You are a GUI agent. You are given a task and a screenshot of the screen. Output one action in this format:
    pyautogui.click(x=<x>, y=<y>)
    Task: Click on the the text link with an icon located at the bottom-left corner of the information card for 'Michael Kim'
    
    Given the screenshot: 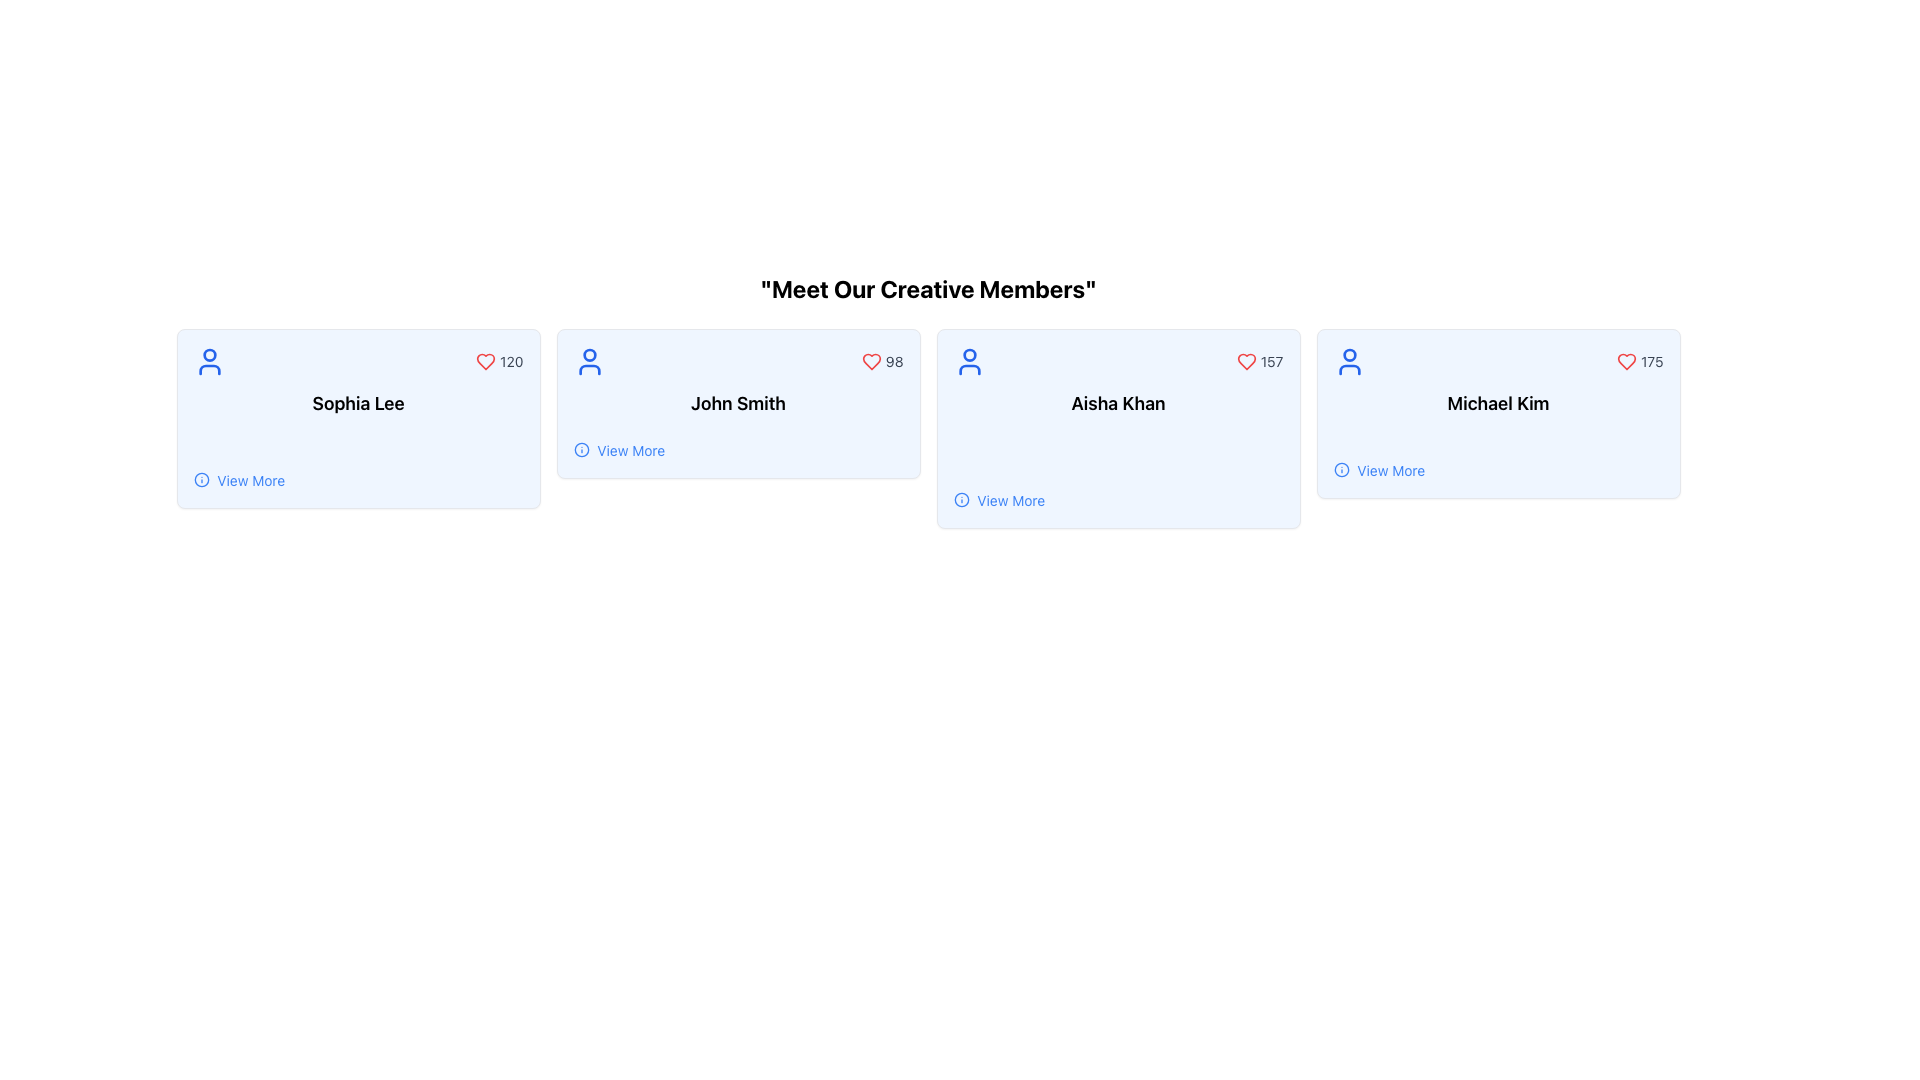 What is the action you would take?
    pyautogui.click(x=1378, y=470)
    